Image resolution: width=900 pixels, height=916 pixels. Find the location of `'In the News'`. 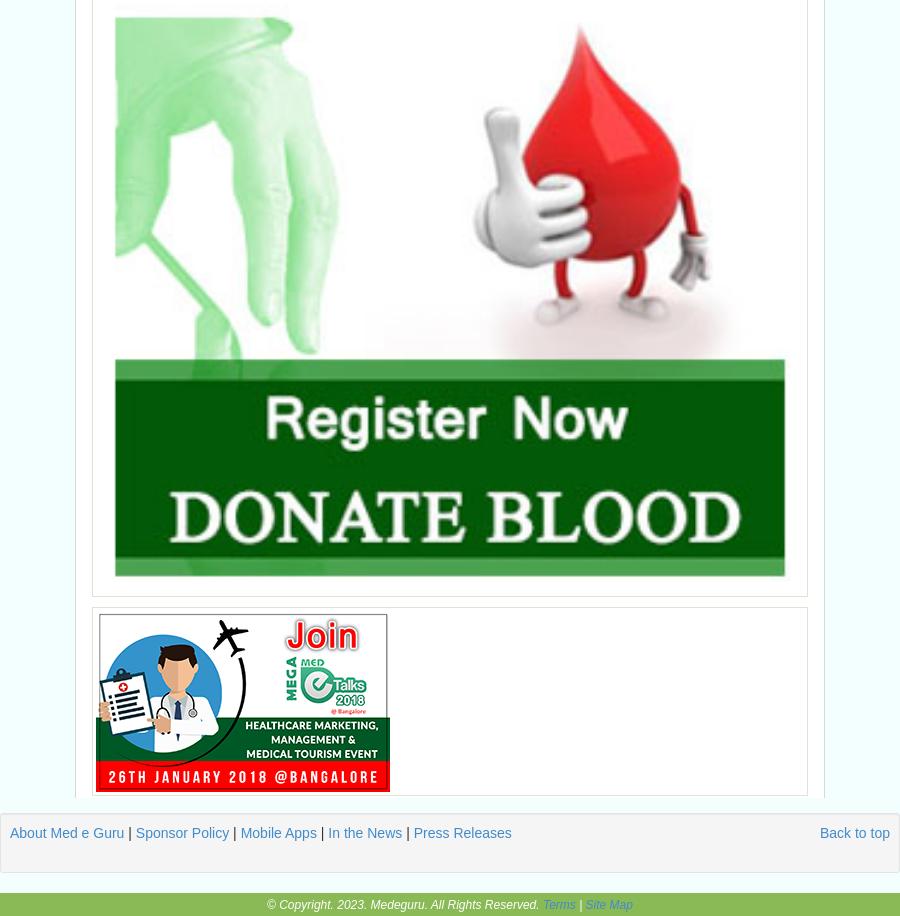

'In the News' is located at coordinates (365, 832).